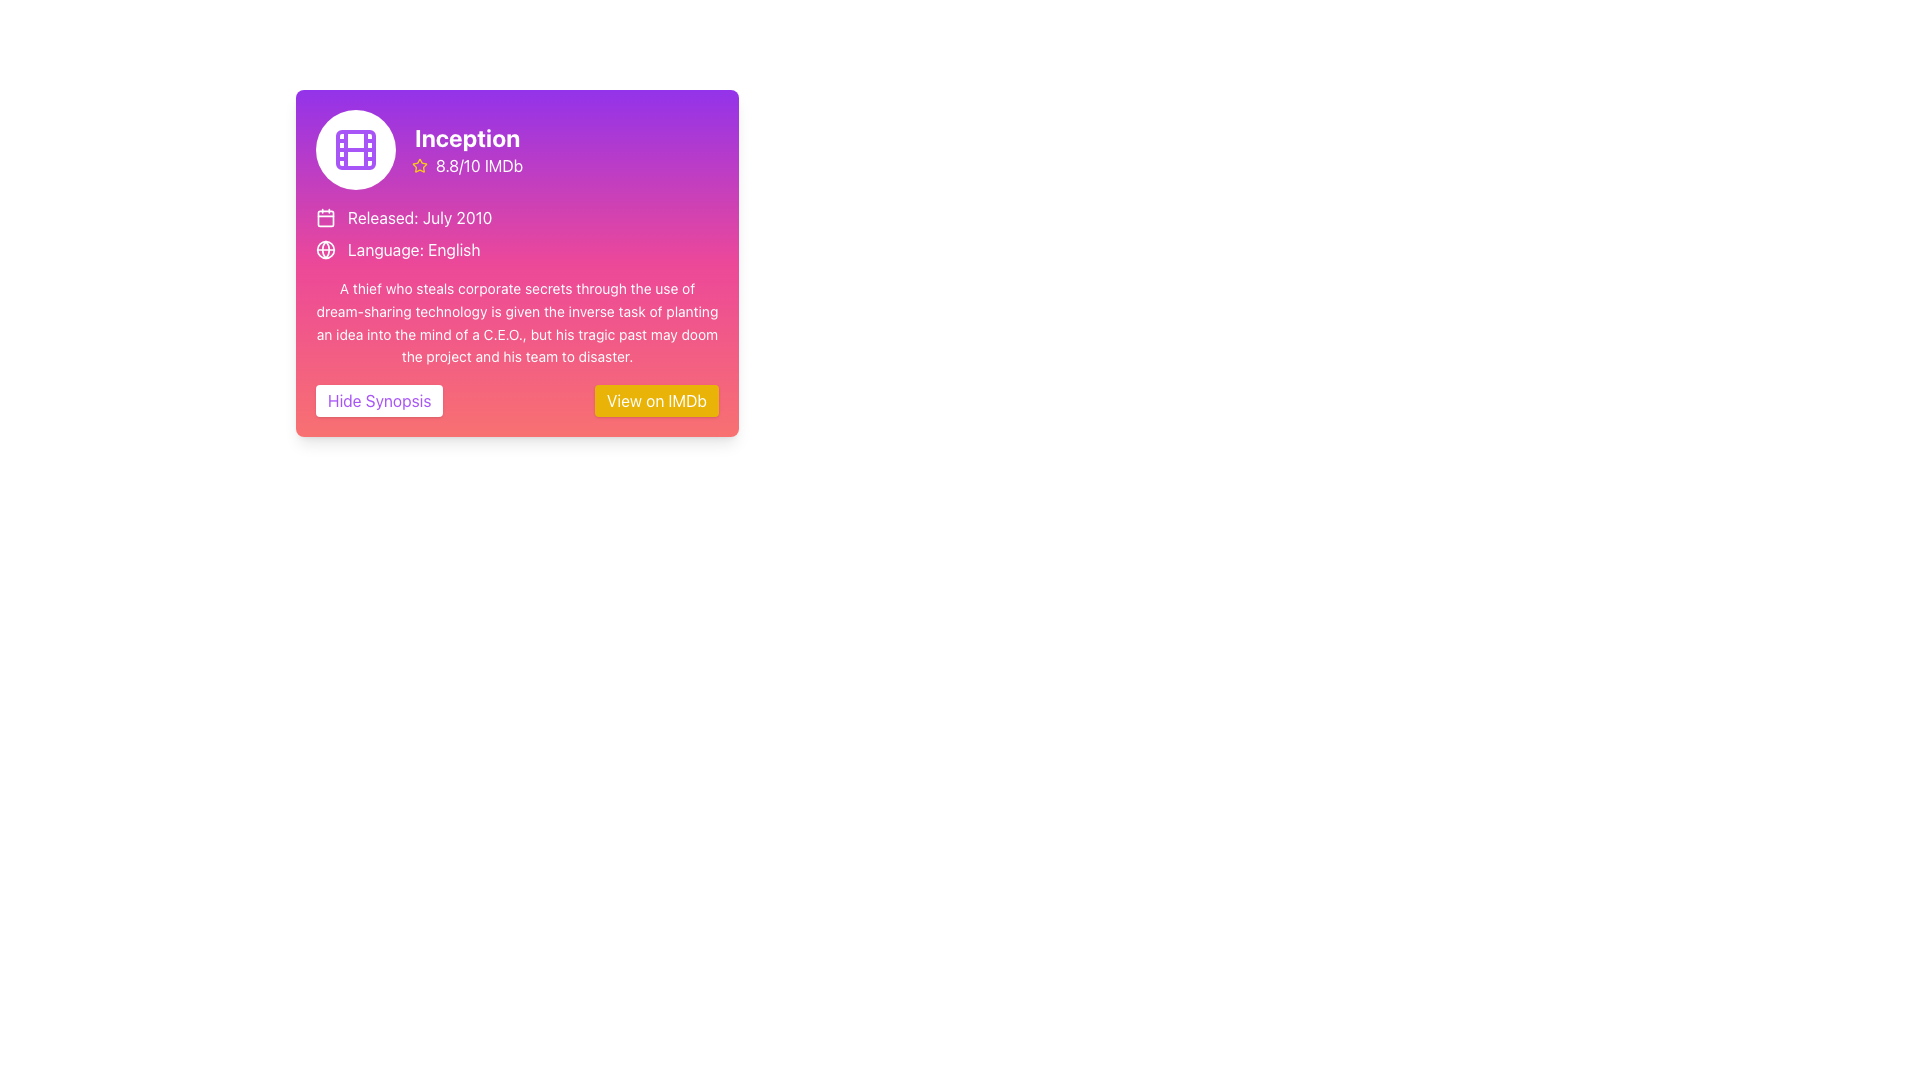  Describe the element at coordinates (517, 149) in the screenshot. I see `the rating text '8.8/10 IMDb' in the Title Header Section with a purple gradient background that includes the title 'Inception'` at that location.